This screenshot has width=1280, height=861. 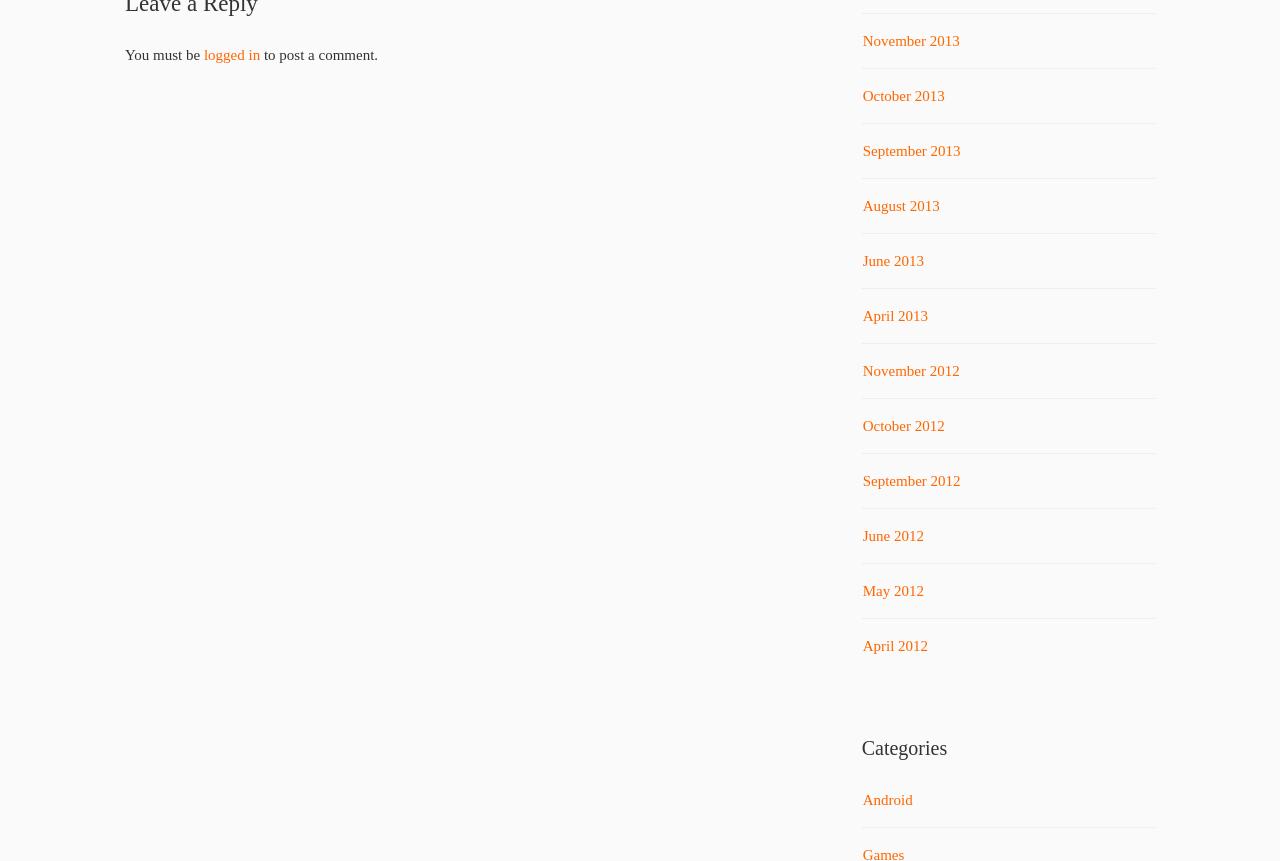 I want to click on 'Categories', so click(x=861, y=748).